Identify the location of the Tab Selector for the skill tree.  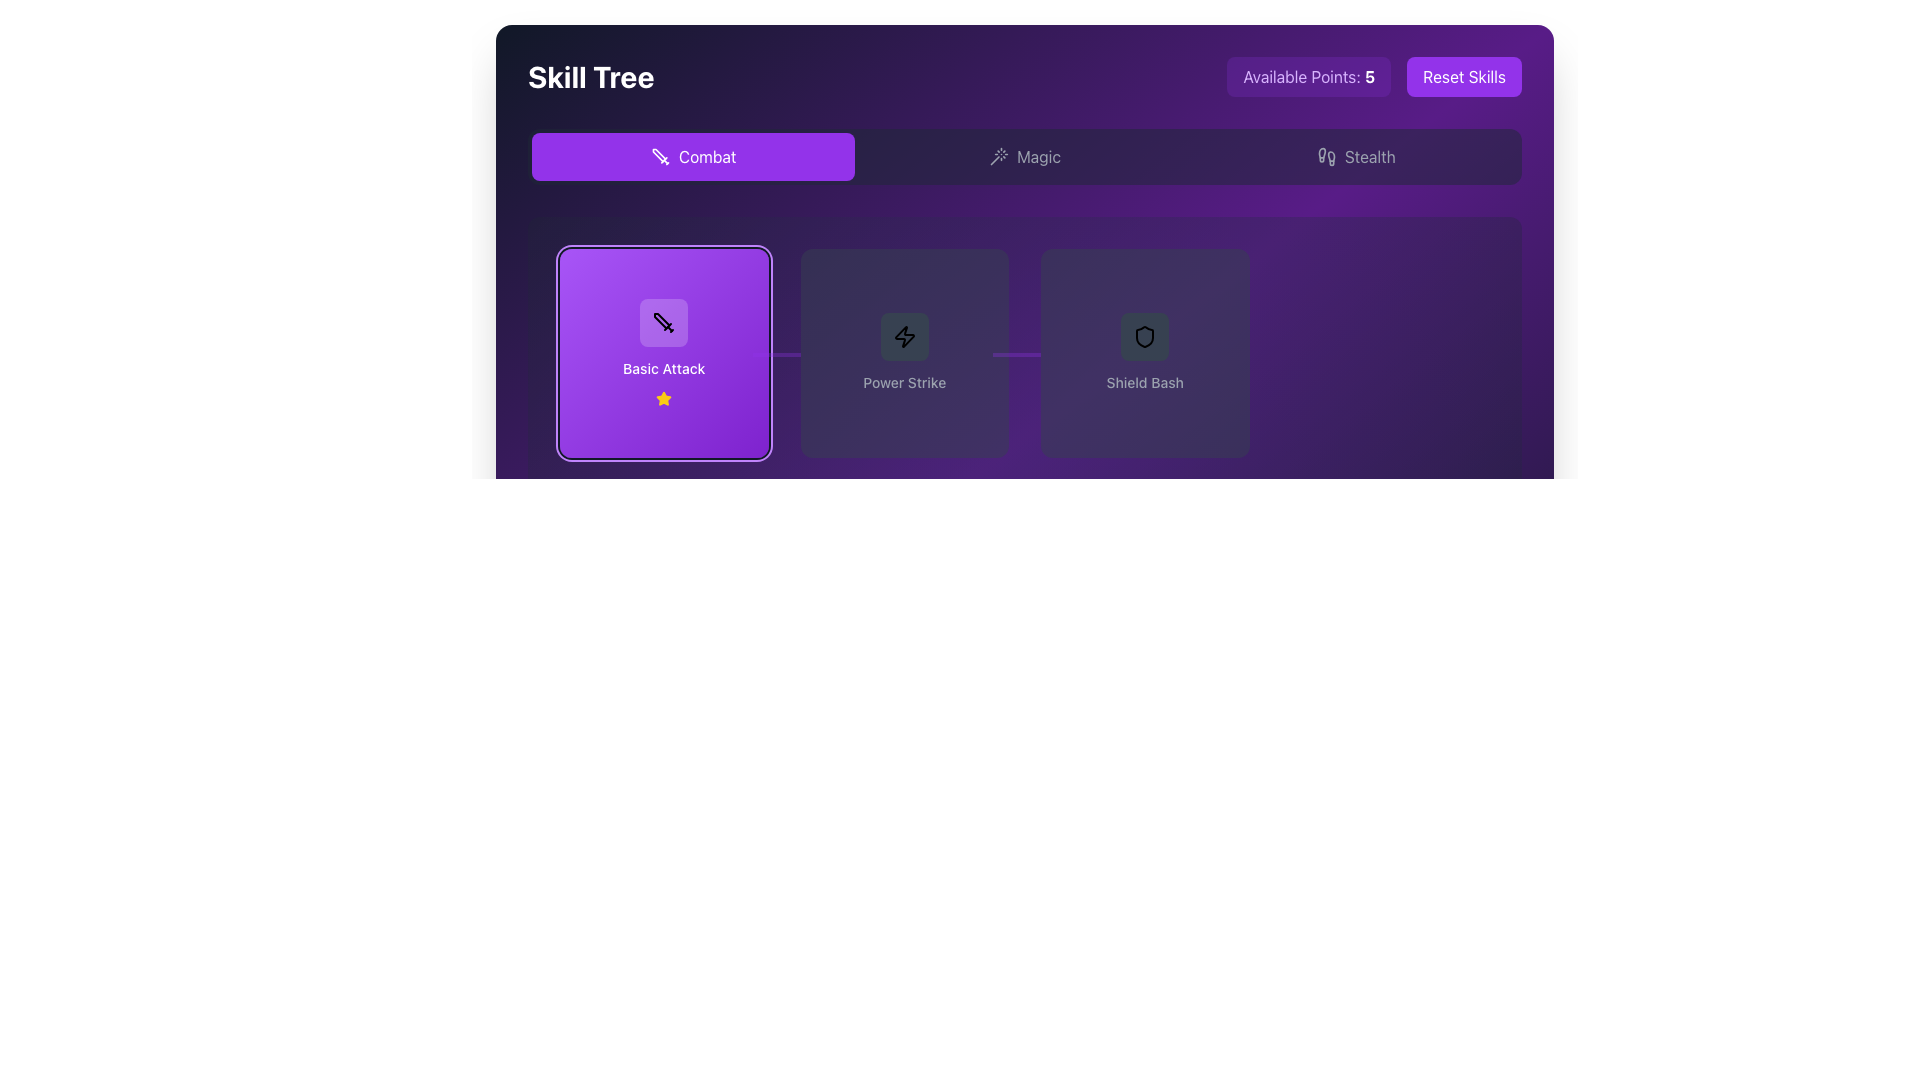
(1025, 156).